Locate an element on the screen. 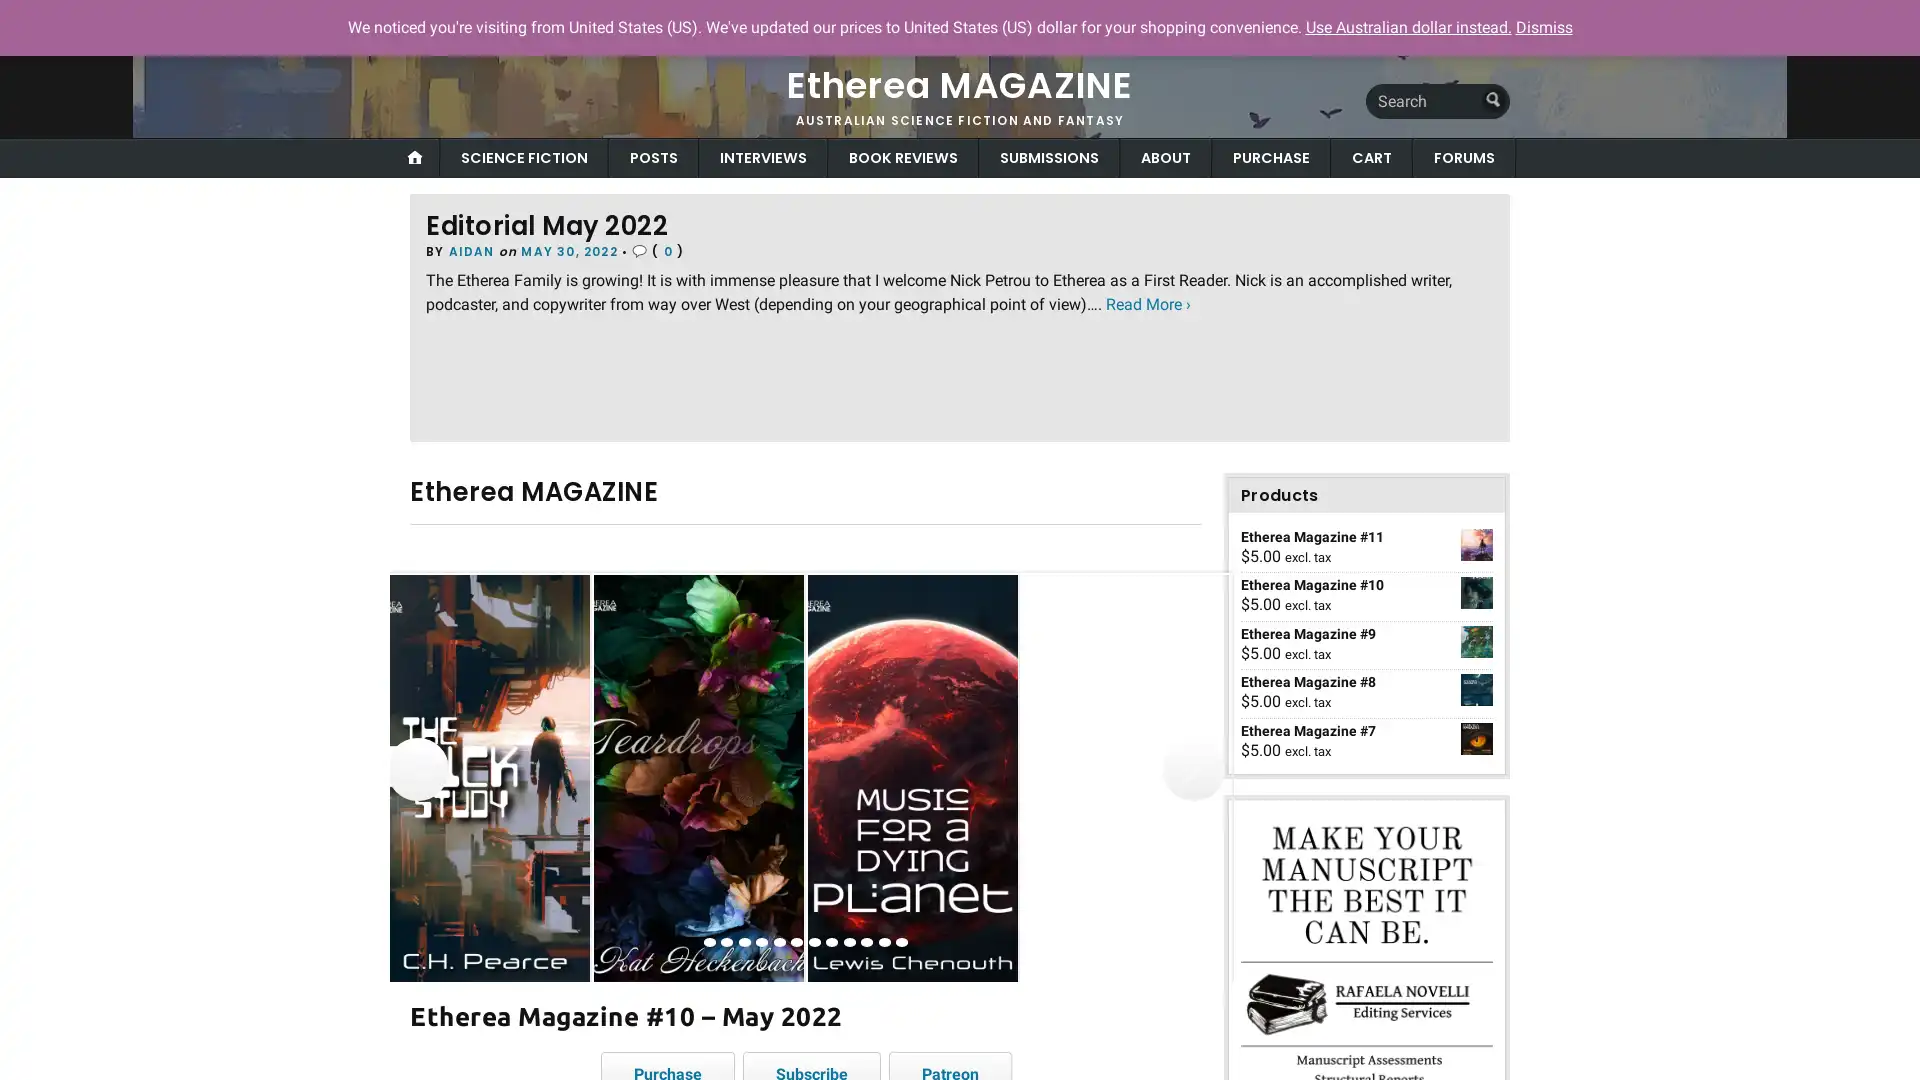 The image size is (1920, 1080). view image 3 of 12 in carousel is located at coordinates (743, 941).